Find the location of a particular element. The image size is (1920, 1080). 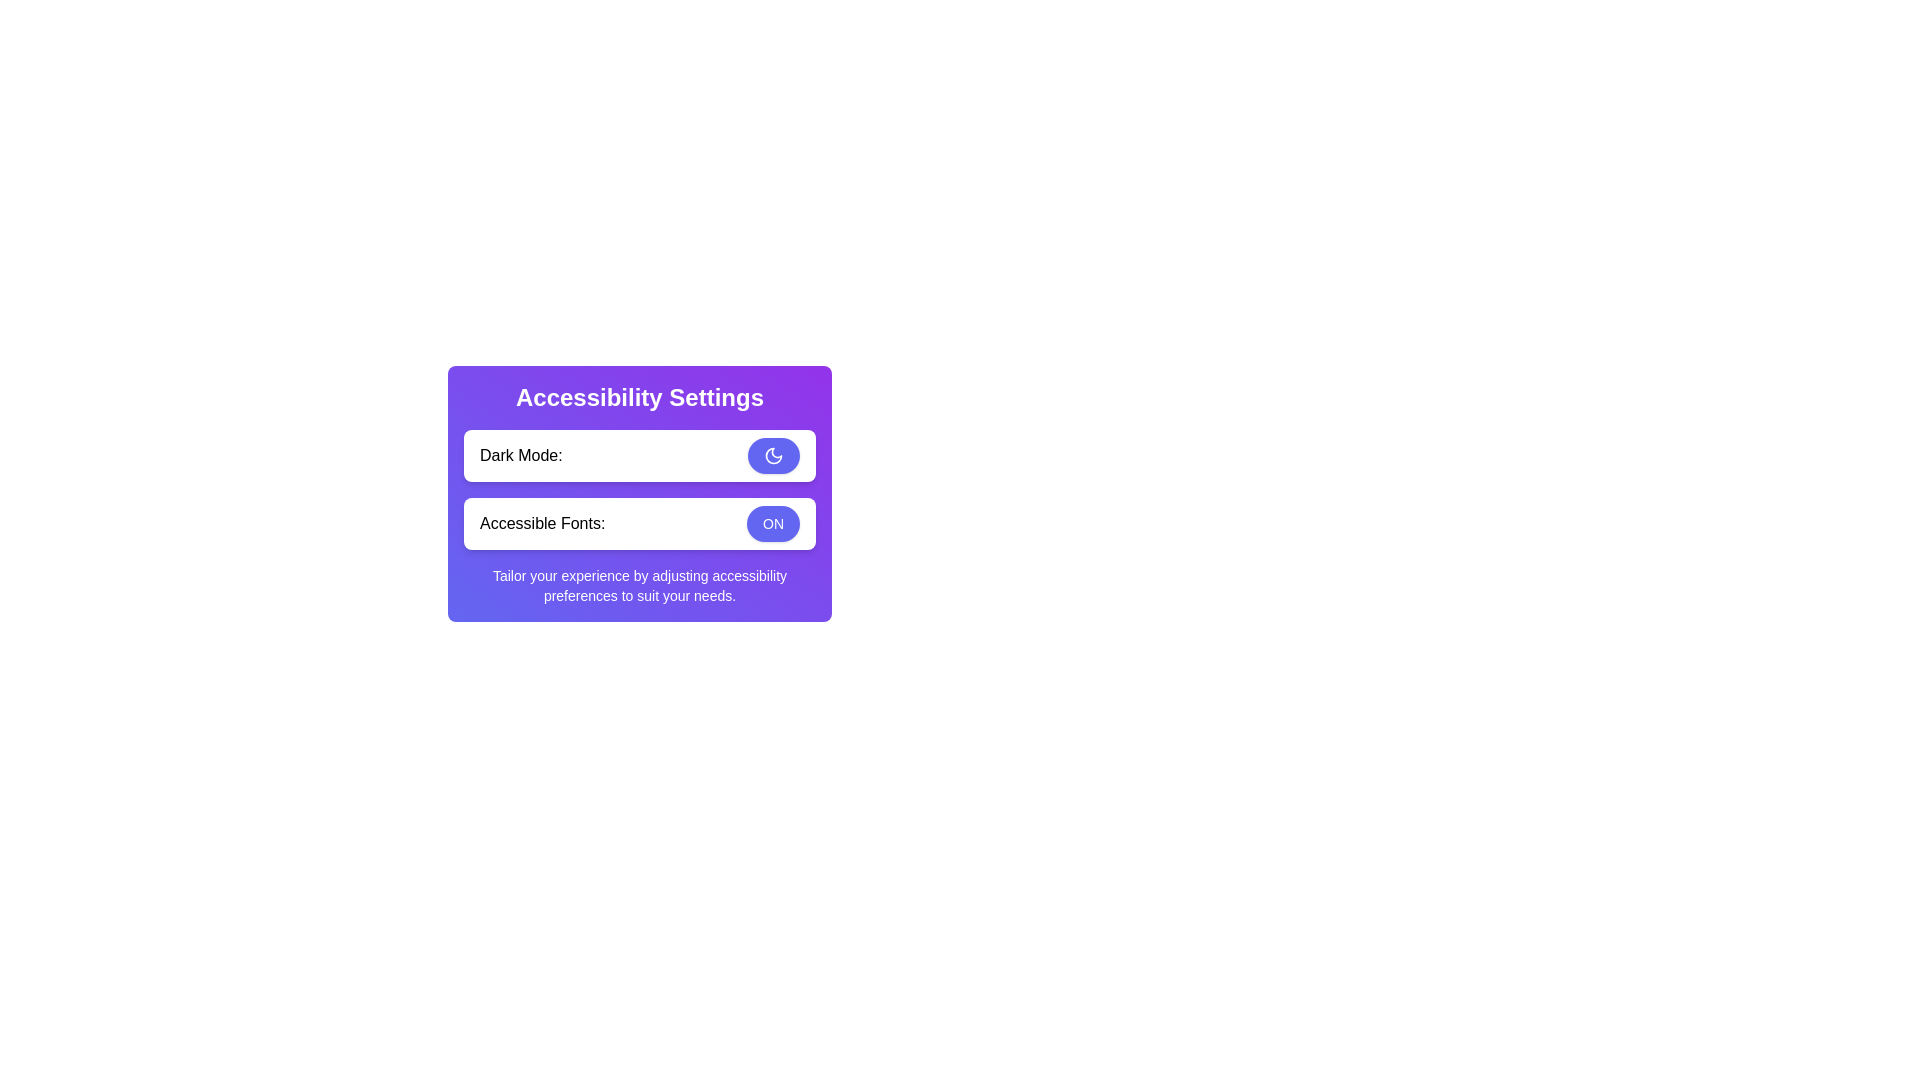

the rounded rectangular button labeled 'ON' with a blue background is located at coordinates (772, 523).